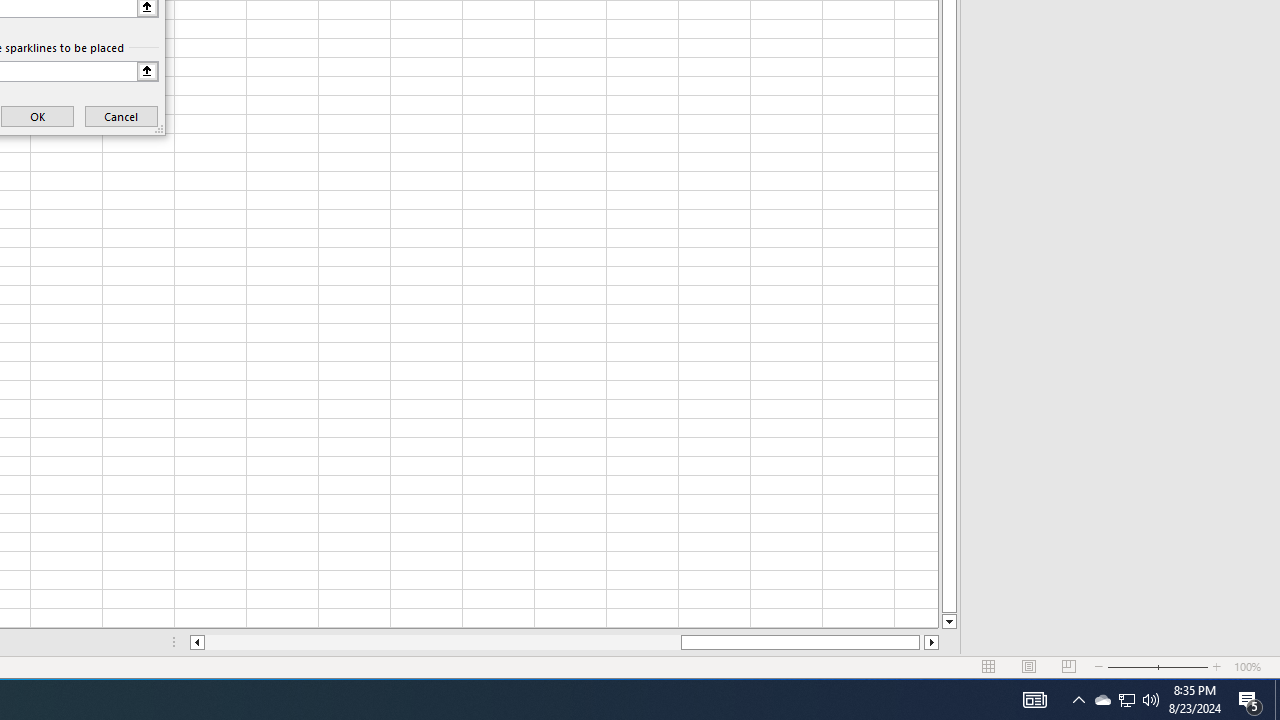  Describe the element at coordinates (1132, 667) in the screenshot. I see `'Zoom Out'` at that location.